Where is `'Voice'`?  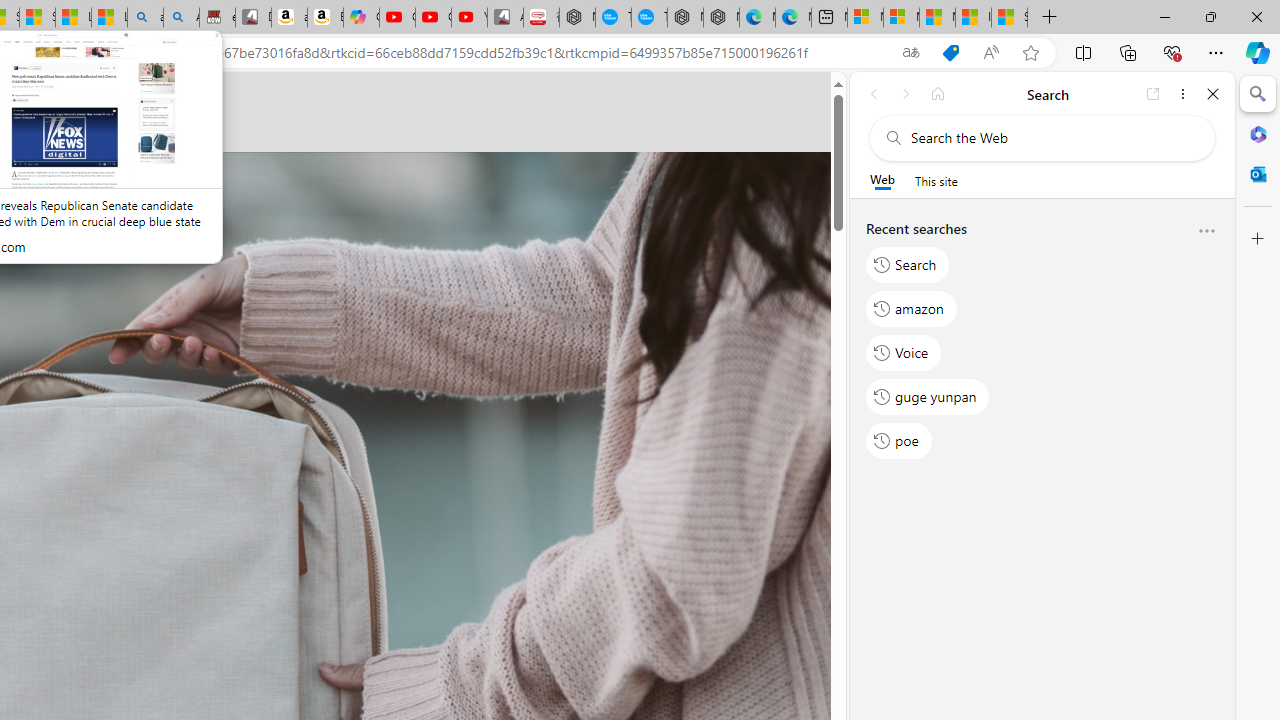 'Voice' is located at coordinates (903, 351).